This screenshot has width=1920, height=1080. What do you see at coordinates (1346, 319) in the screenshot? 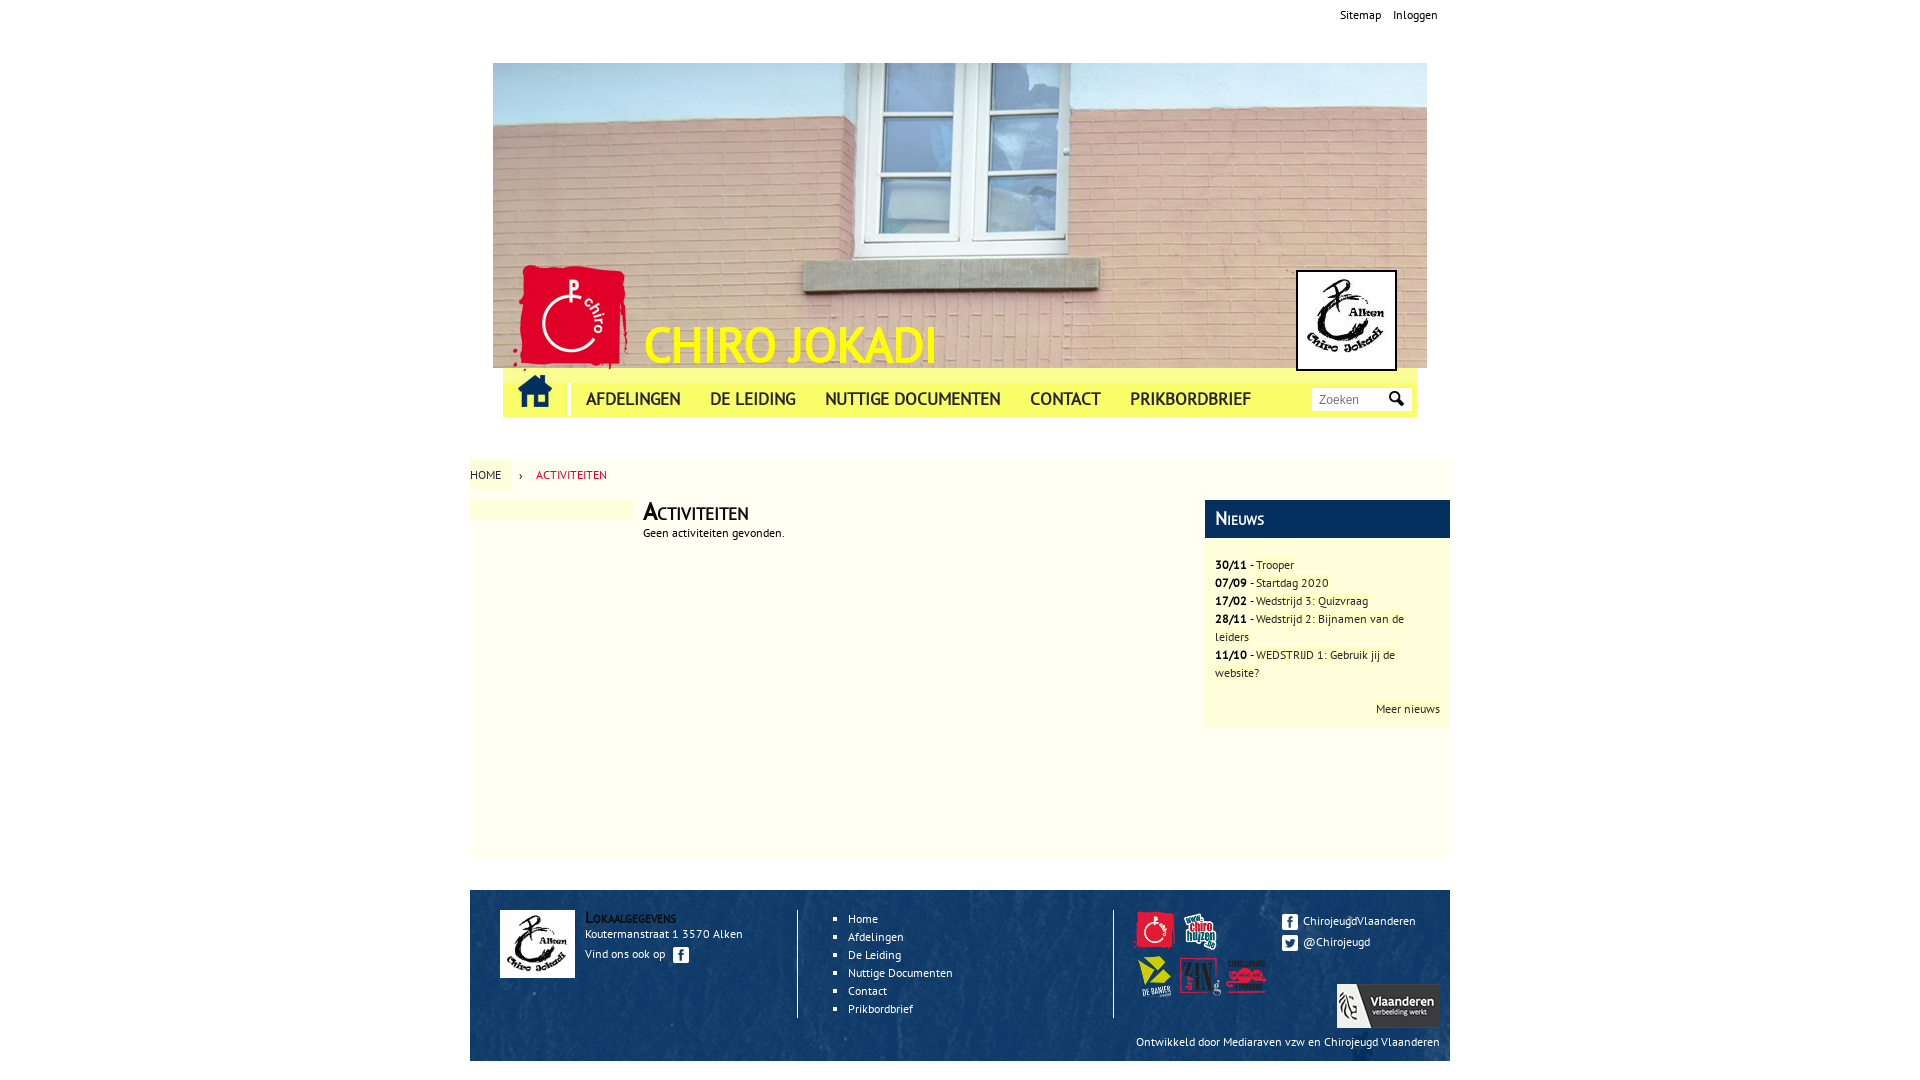
I see `'Home'` at bounding box center [1346, 319].